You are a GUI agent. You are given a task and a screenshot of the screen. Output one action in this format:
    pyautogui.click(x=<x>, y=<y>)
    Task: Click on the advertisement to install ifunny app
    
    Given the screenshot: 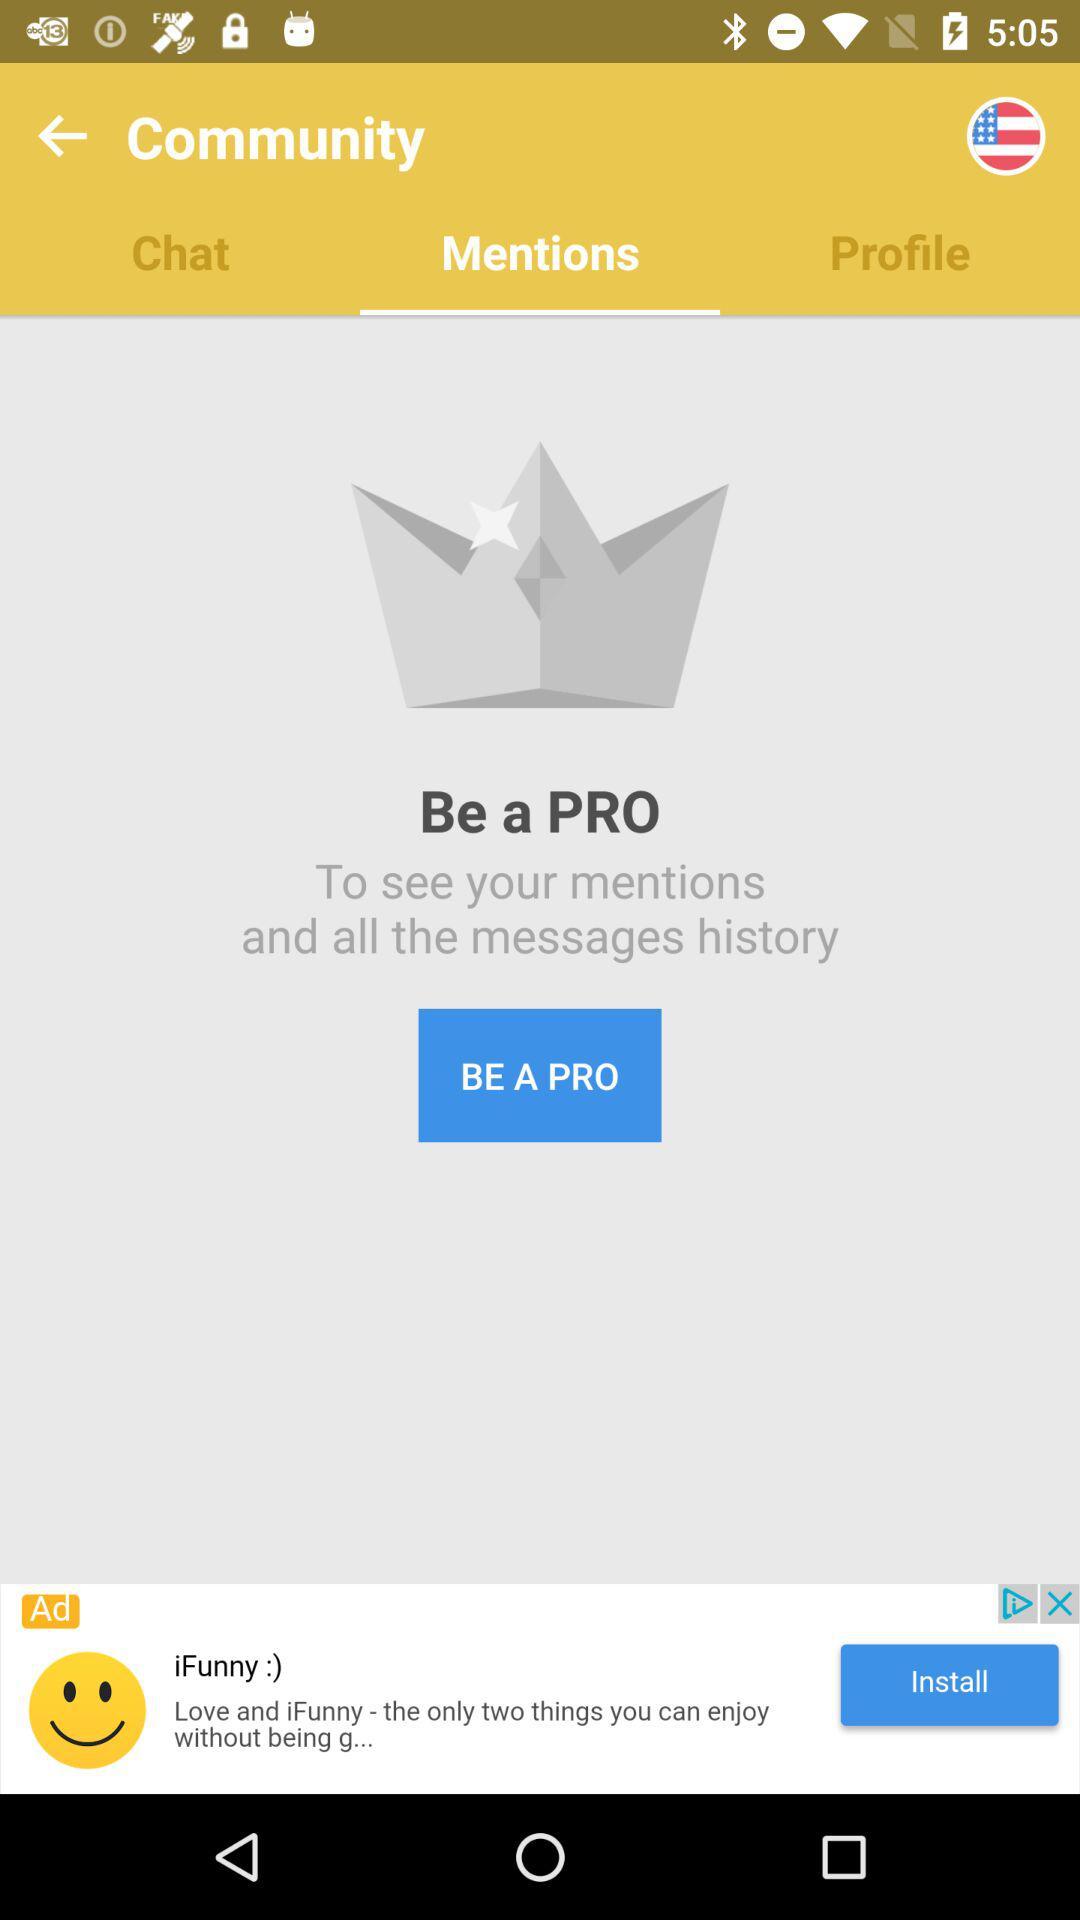 What is the action you would take?
    pyautogui.click(x=540, y=1688)
    